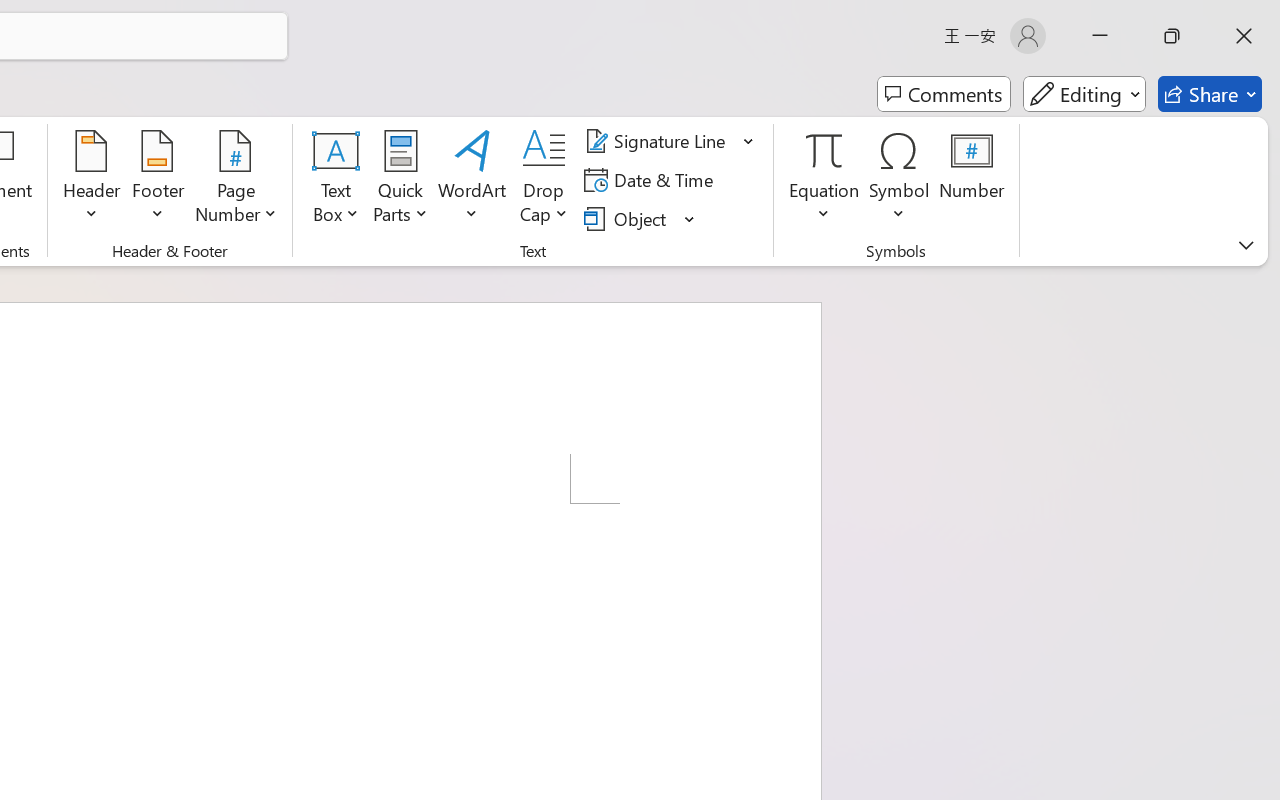  Describe the element at coordinates (157, 179) in the screenshot. I see `'Footer'` at that location.